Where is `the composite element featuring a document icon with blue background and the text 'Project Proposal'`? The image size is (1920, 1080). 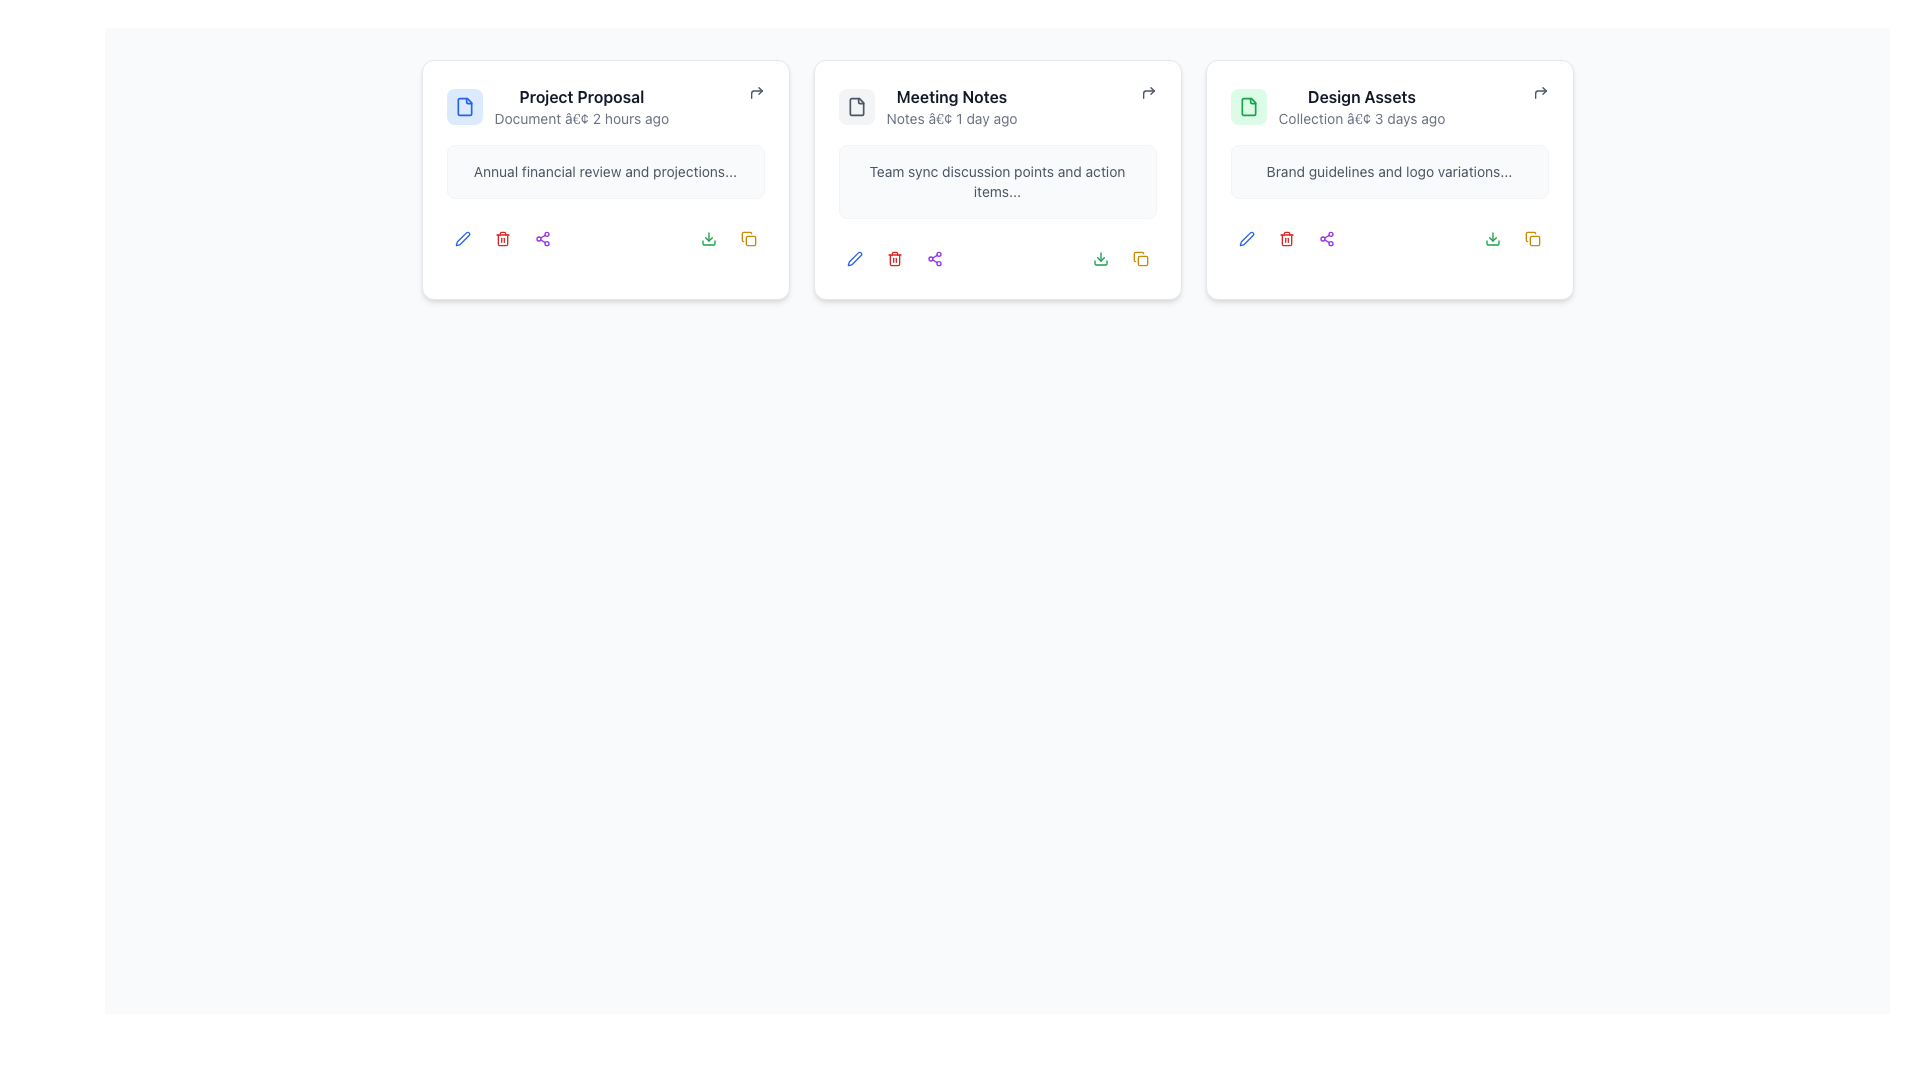
the composite element featuring a document icon with blue background and the text 'Project Proposal' is located at coordinates (604, 107).